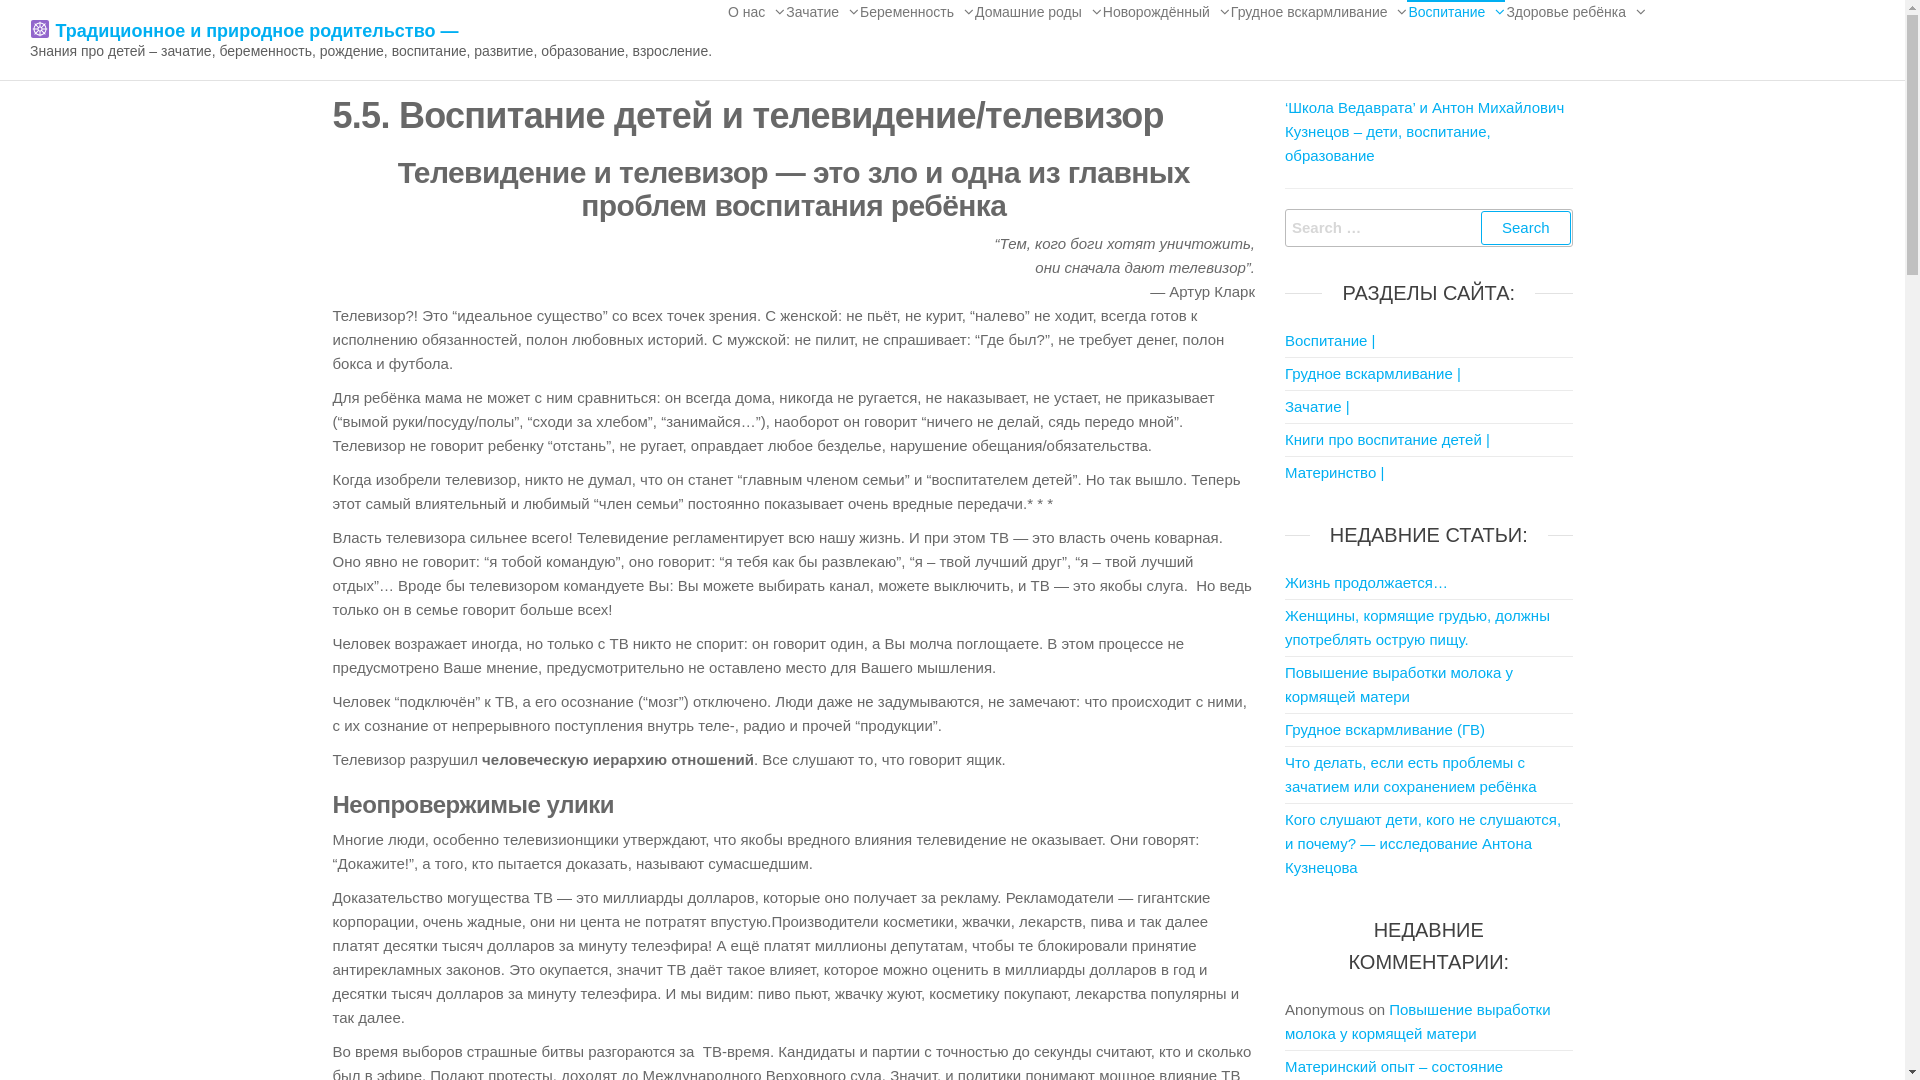 This screenshot has height=1080, width=1920. Describe the element at coordinates (1525, 226) in the screenshot. I see `'Search'` at that location.